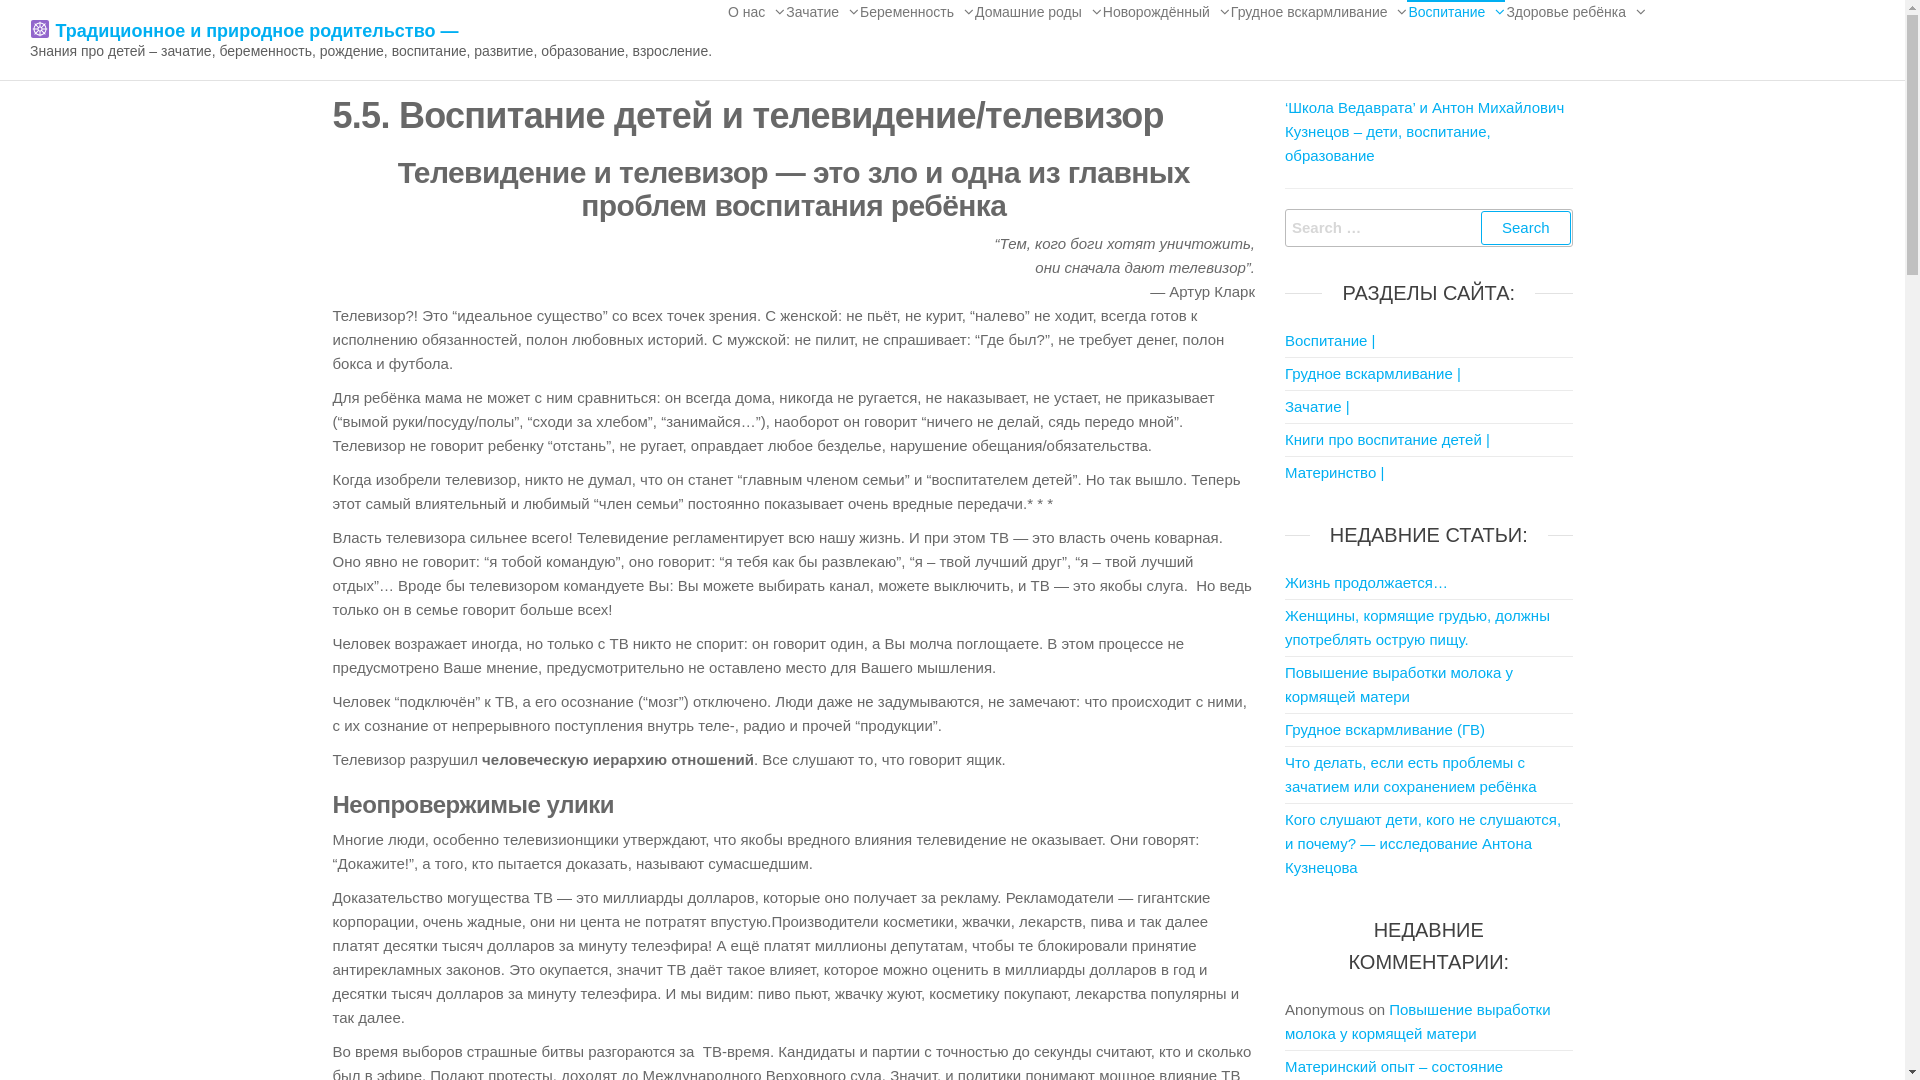 This screenshot has height=1080, width=1920. Describe the element at coordinates (1525, 226) in the screenshot. I see `'Search'` at that location.